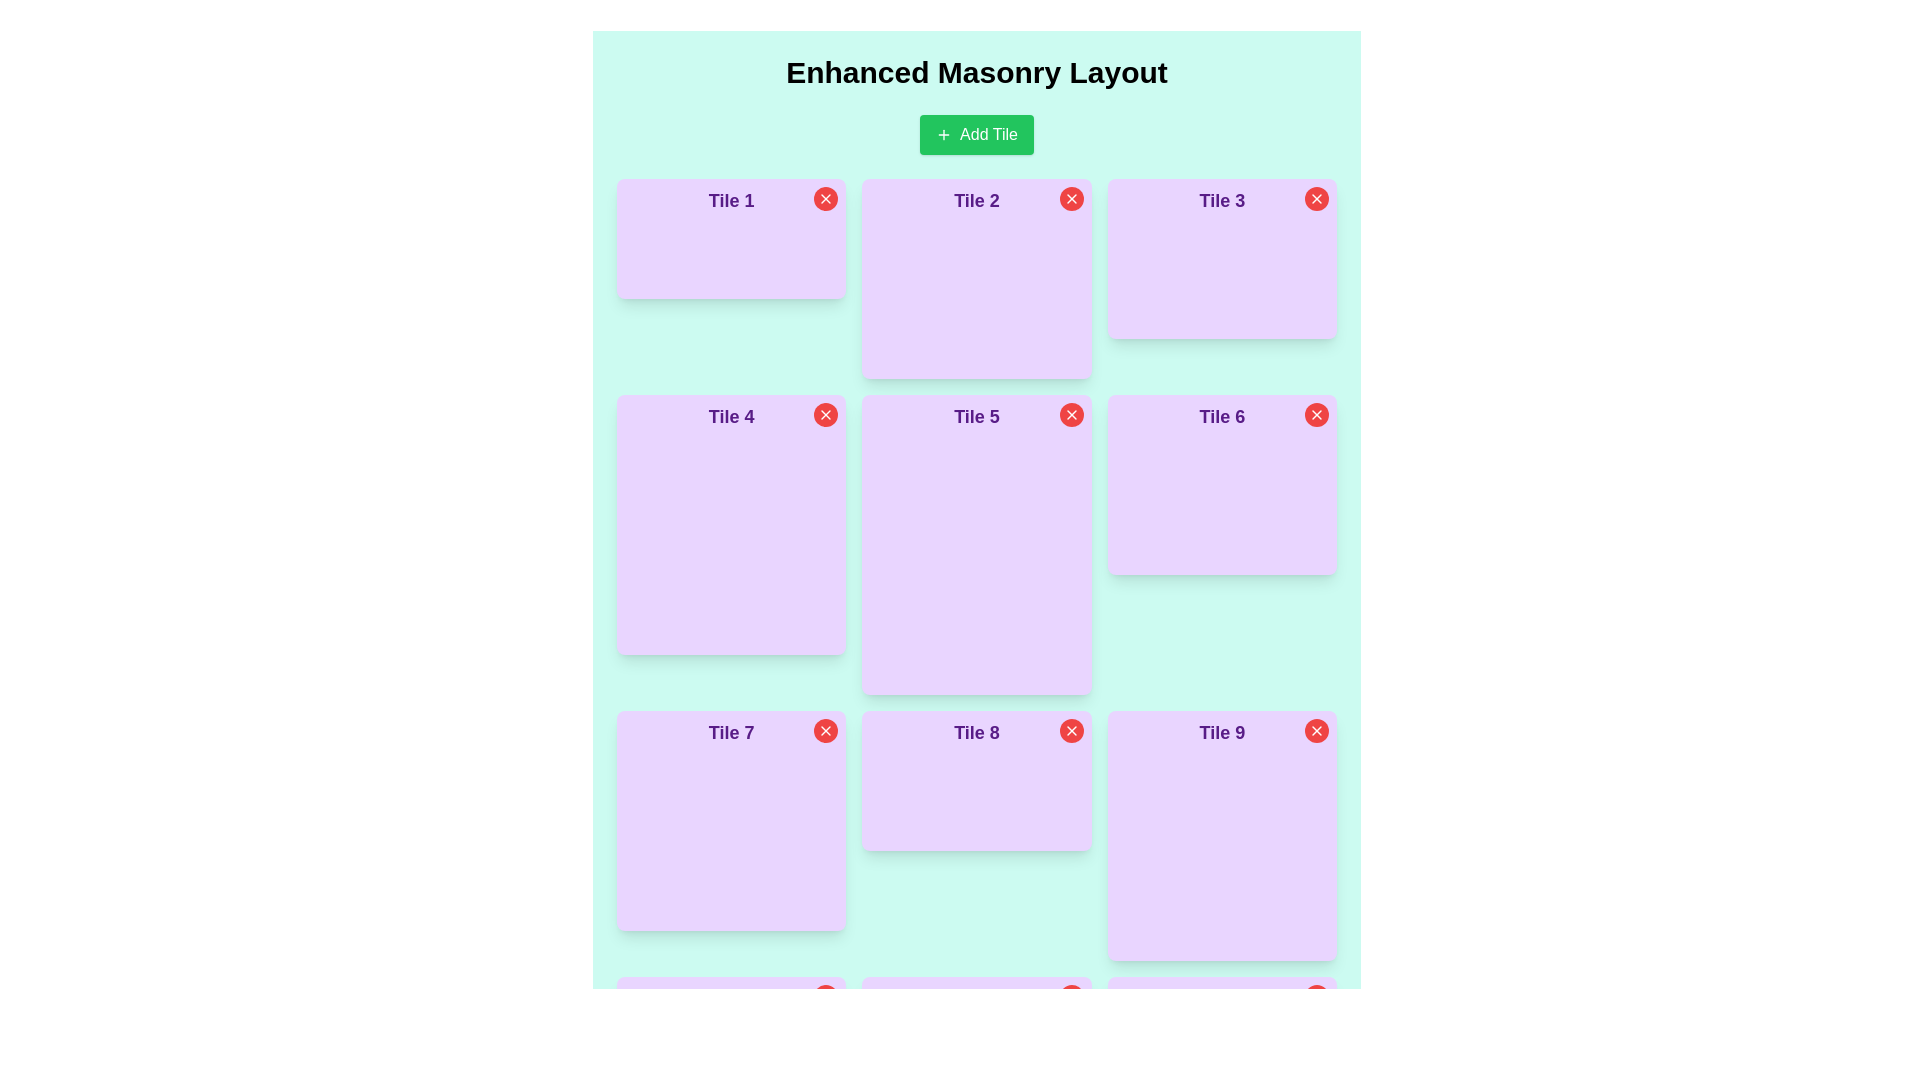  I want to click on the close button in the top-right corner of the tile labeled 'Tile 2', so click(1070, 199).